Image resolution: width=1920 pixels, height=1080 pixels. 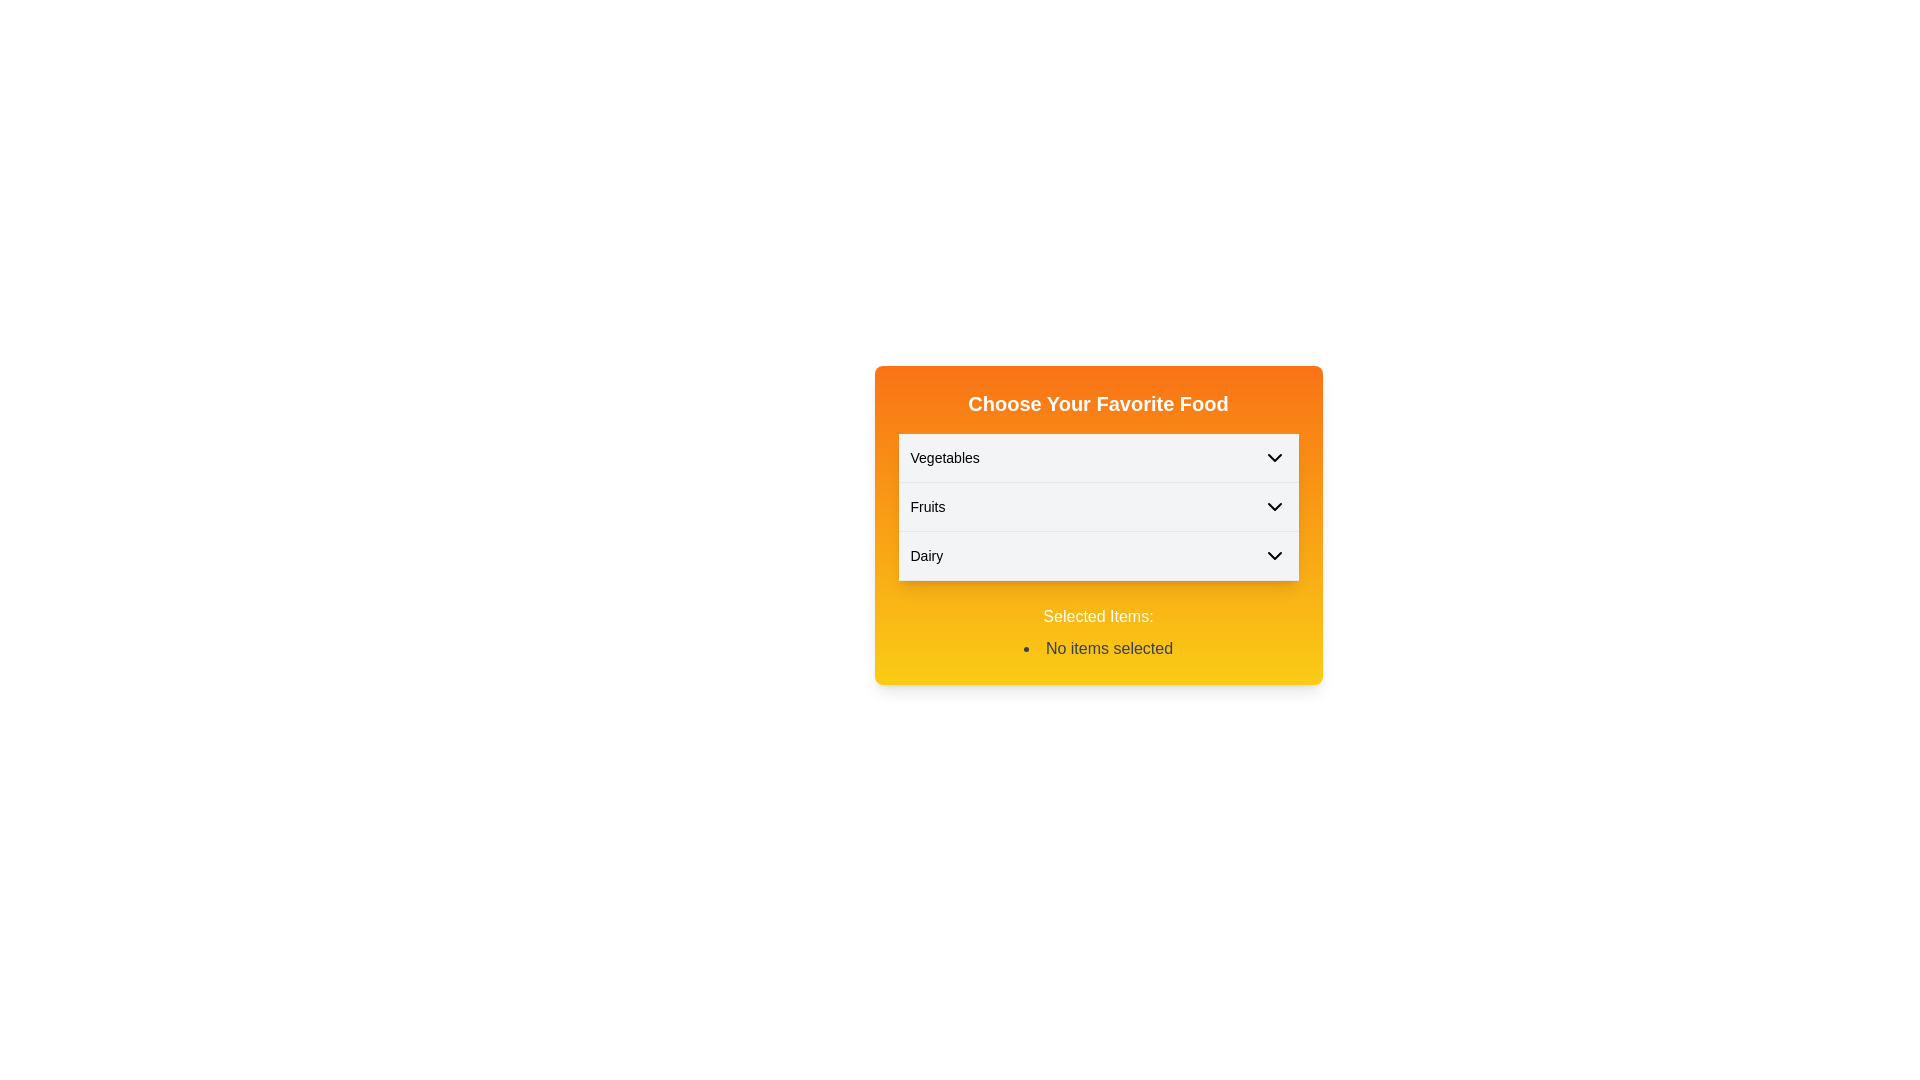 I want to click on the Text label that indicates 'Selected Items:' which is located above the list item 'No items selected.', so click(x=1097, y=616).